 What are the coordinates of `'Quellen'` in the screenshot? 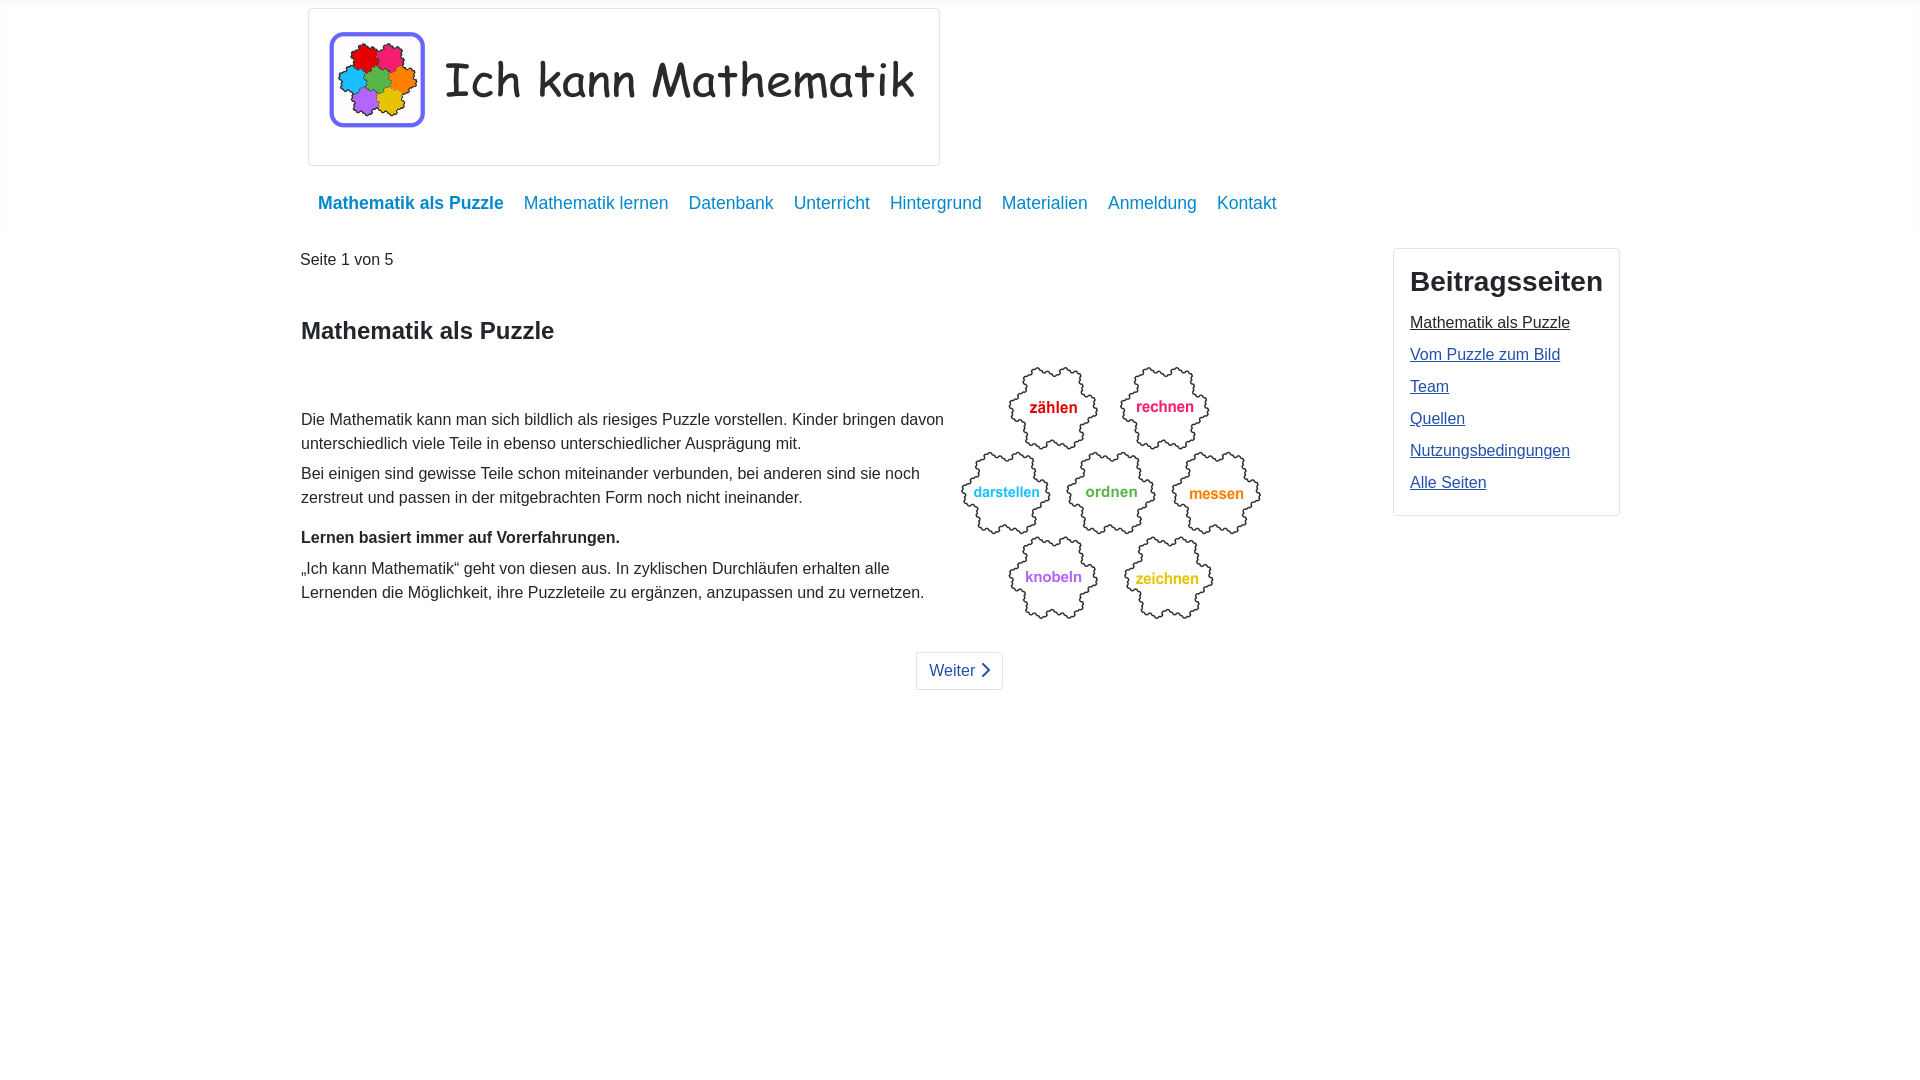 It's located at (1436, 417).